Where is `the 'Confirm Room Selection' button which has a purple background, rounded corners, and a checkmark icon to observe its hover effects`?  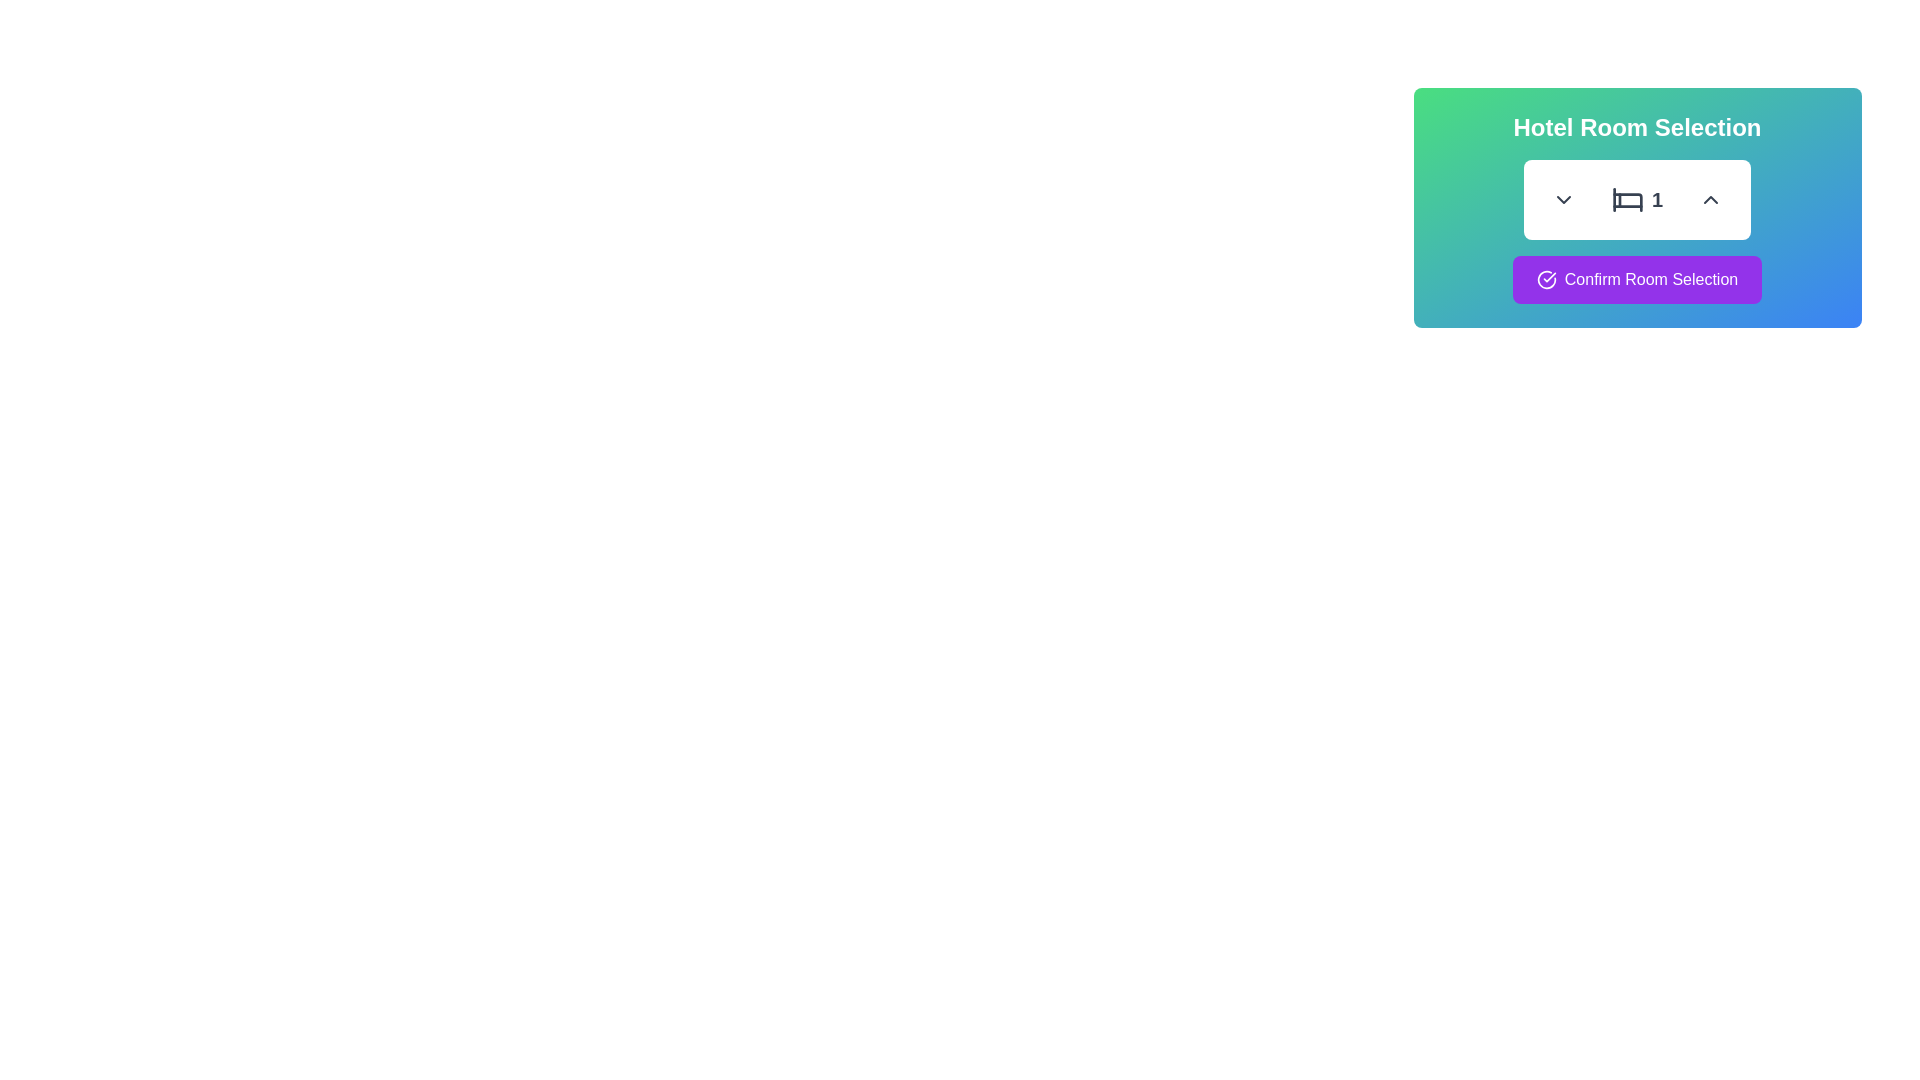 the 'Confirm Room Selection' button which has a purple background, rounded corners, and a checkmark icon to observe its hover effects is located at coordinates (1637, 280).